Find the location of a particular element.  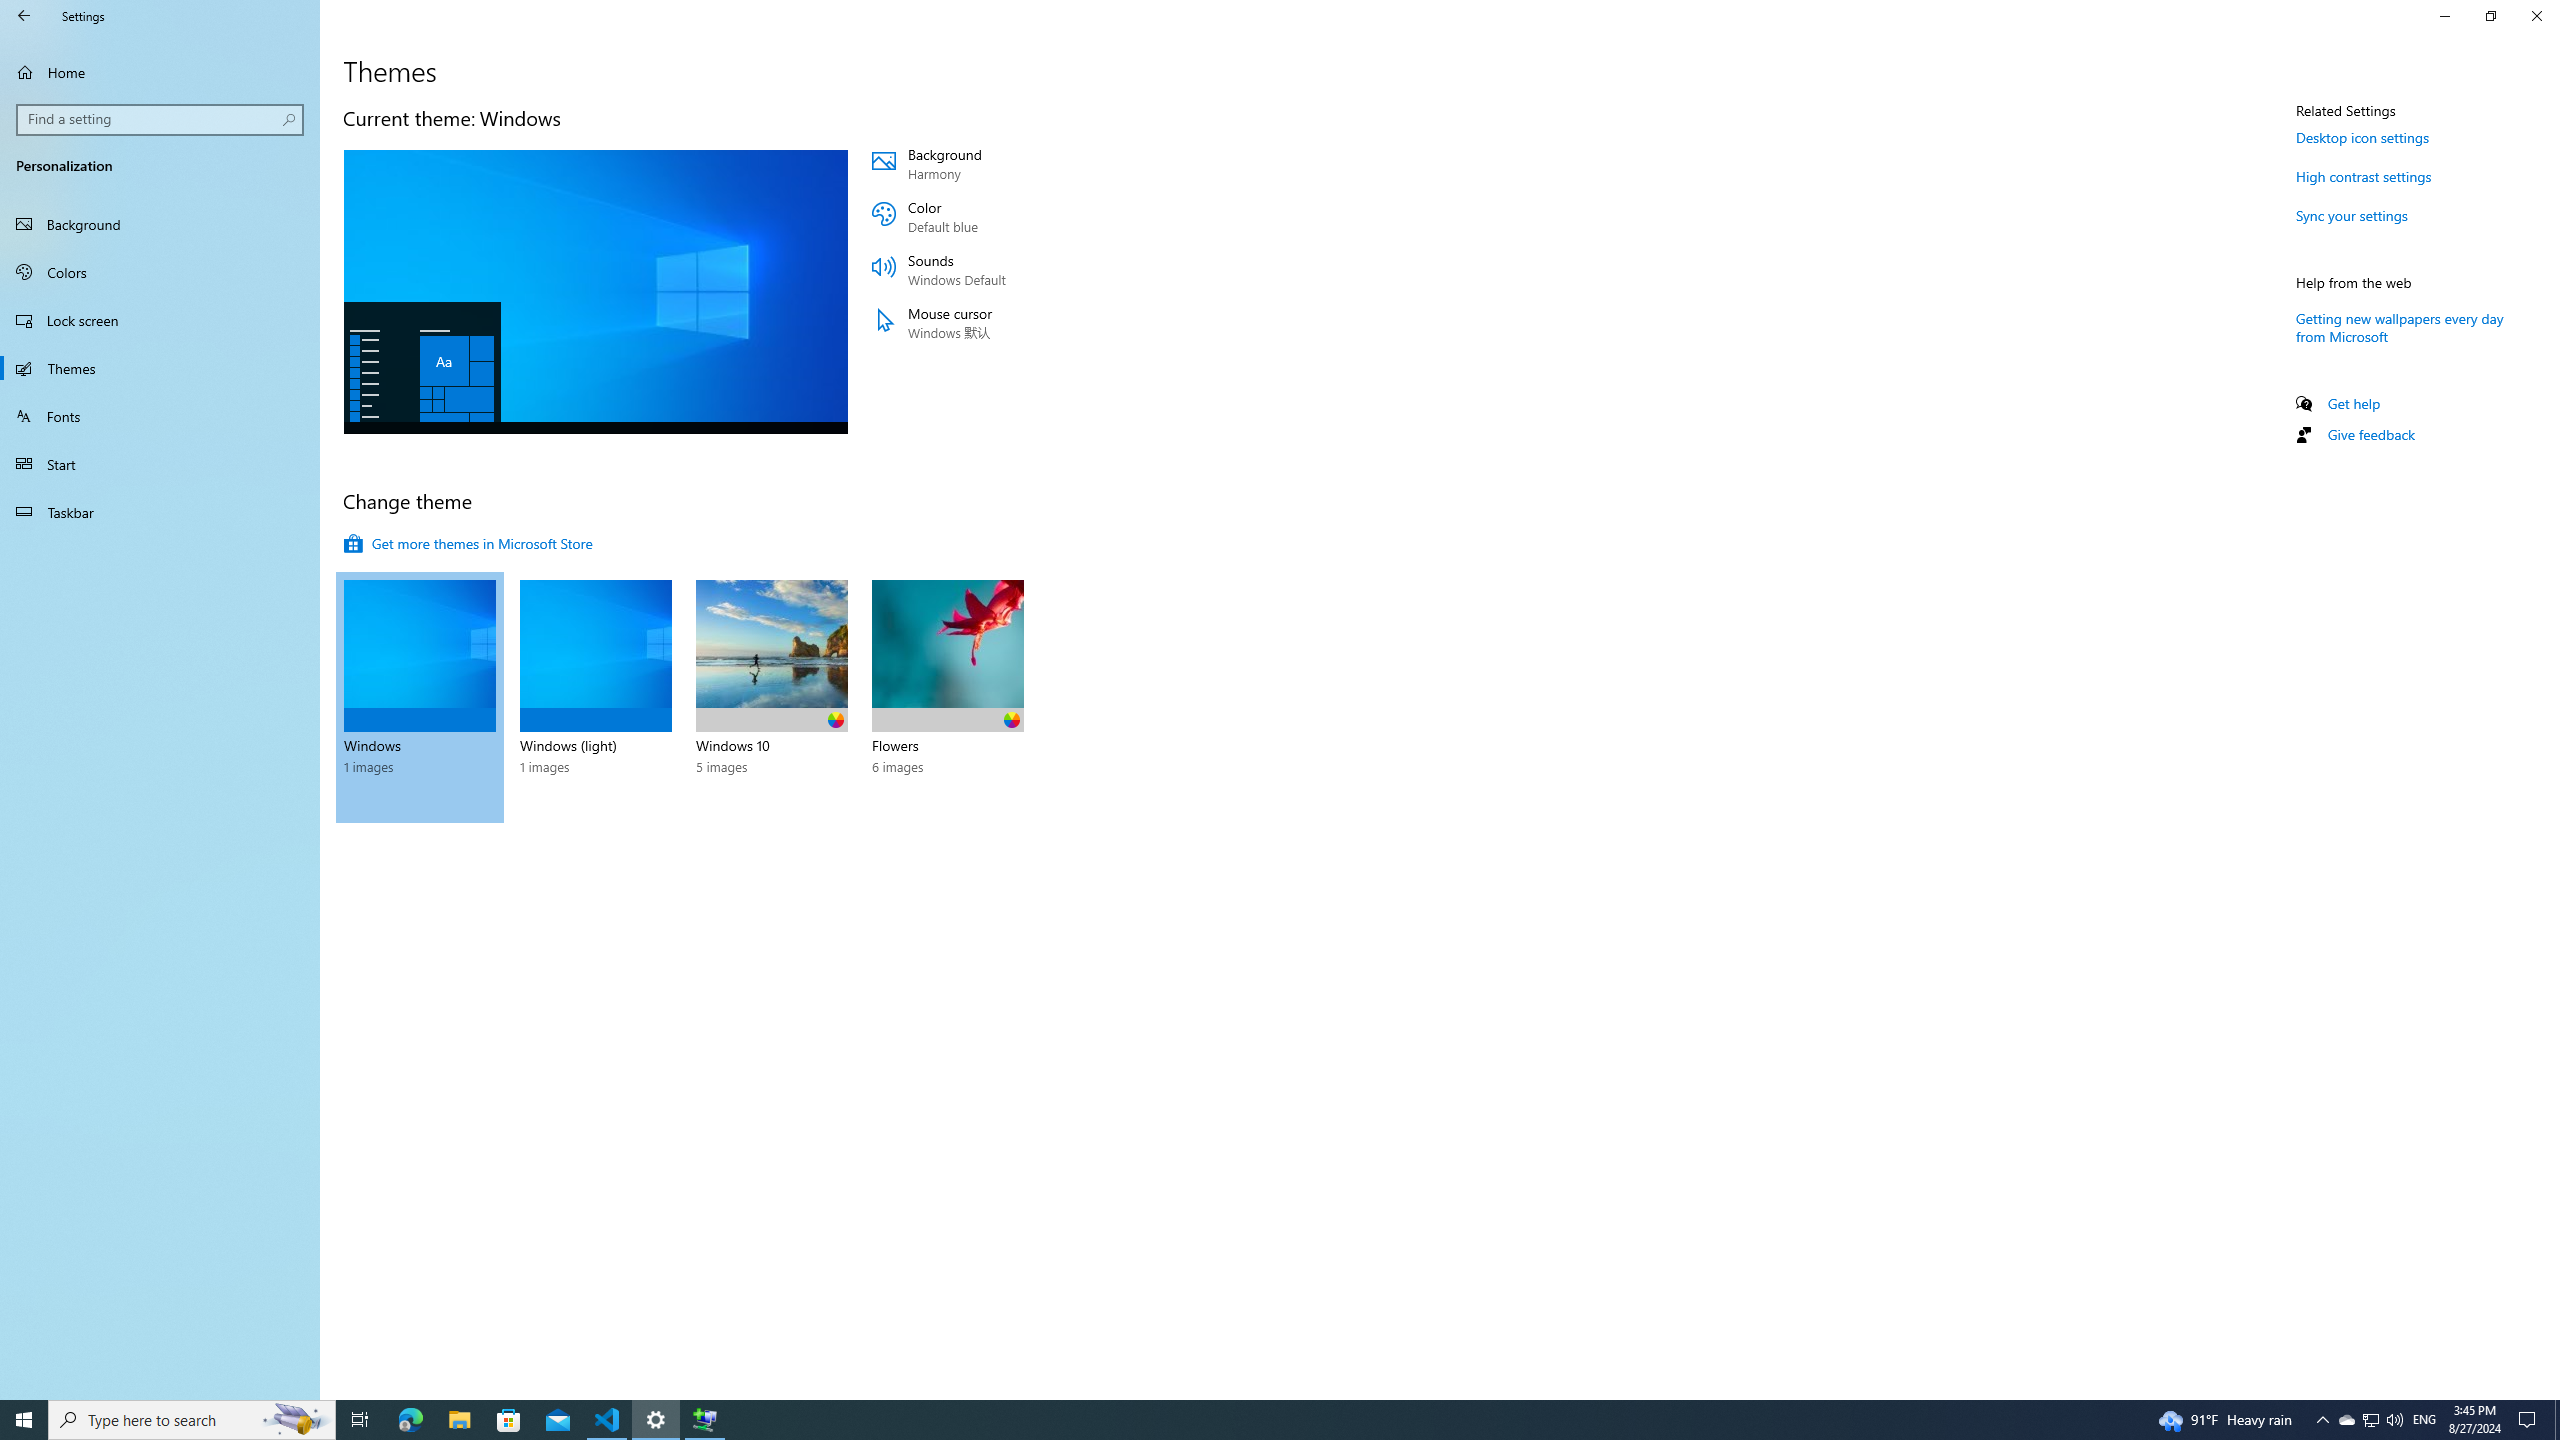

'Search box, Find a setting' is located at coordinates (160, 118).